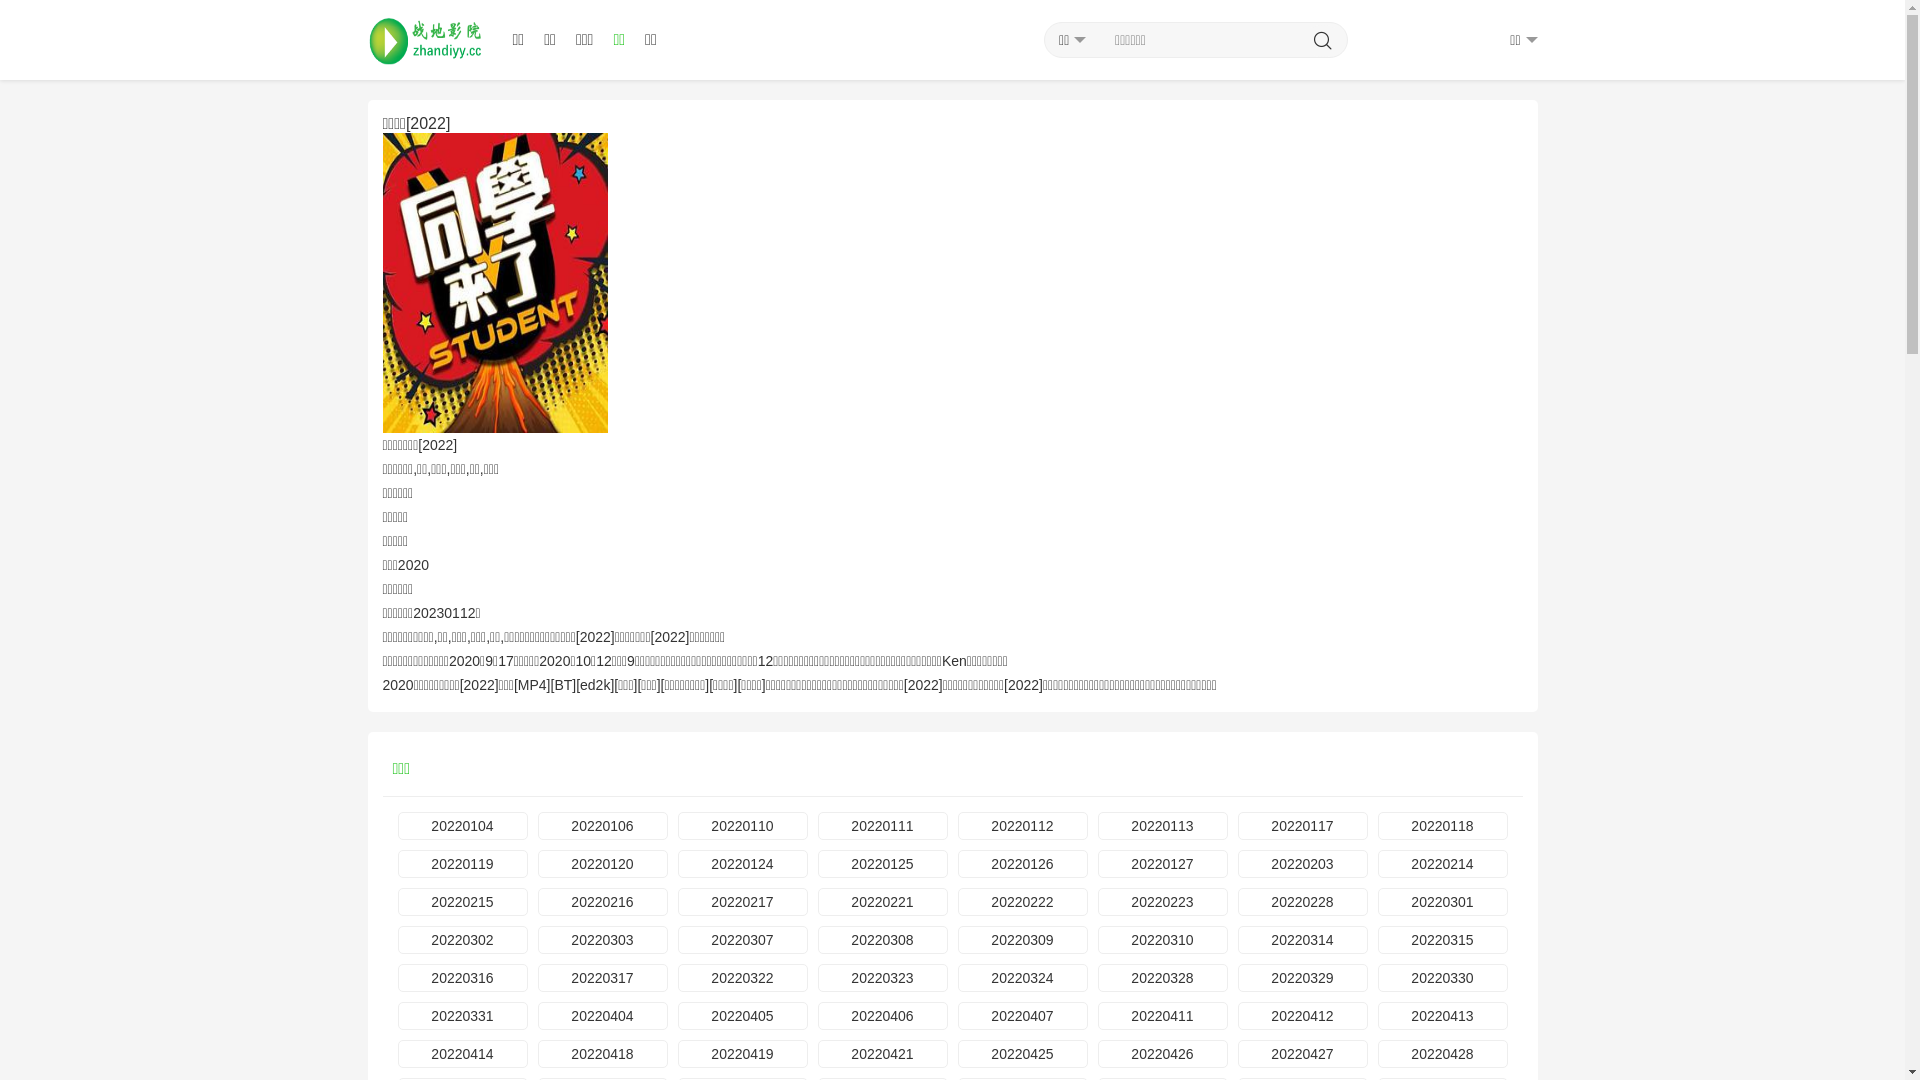  I want to click on '20220412', so click(1302, 1015).